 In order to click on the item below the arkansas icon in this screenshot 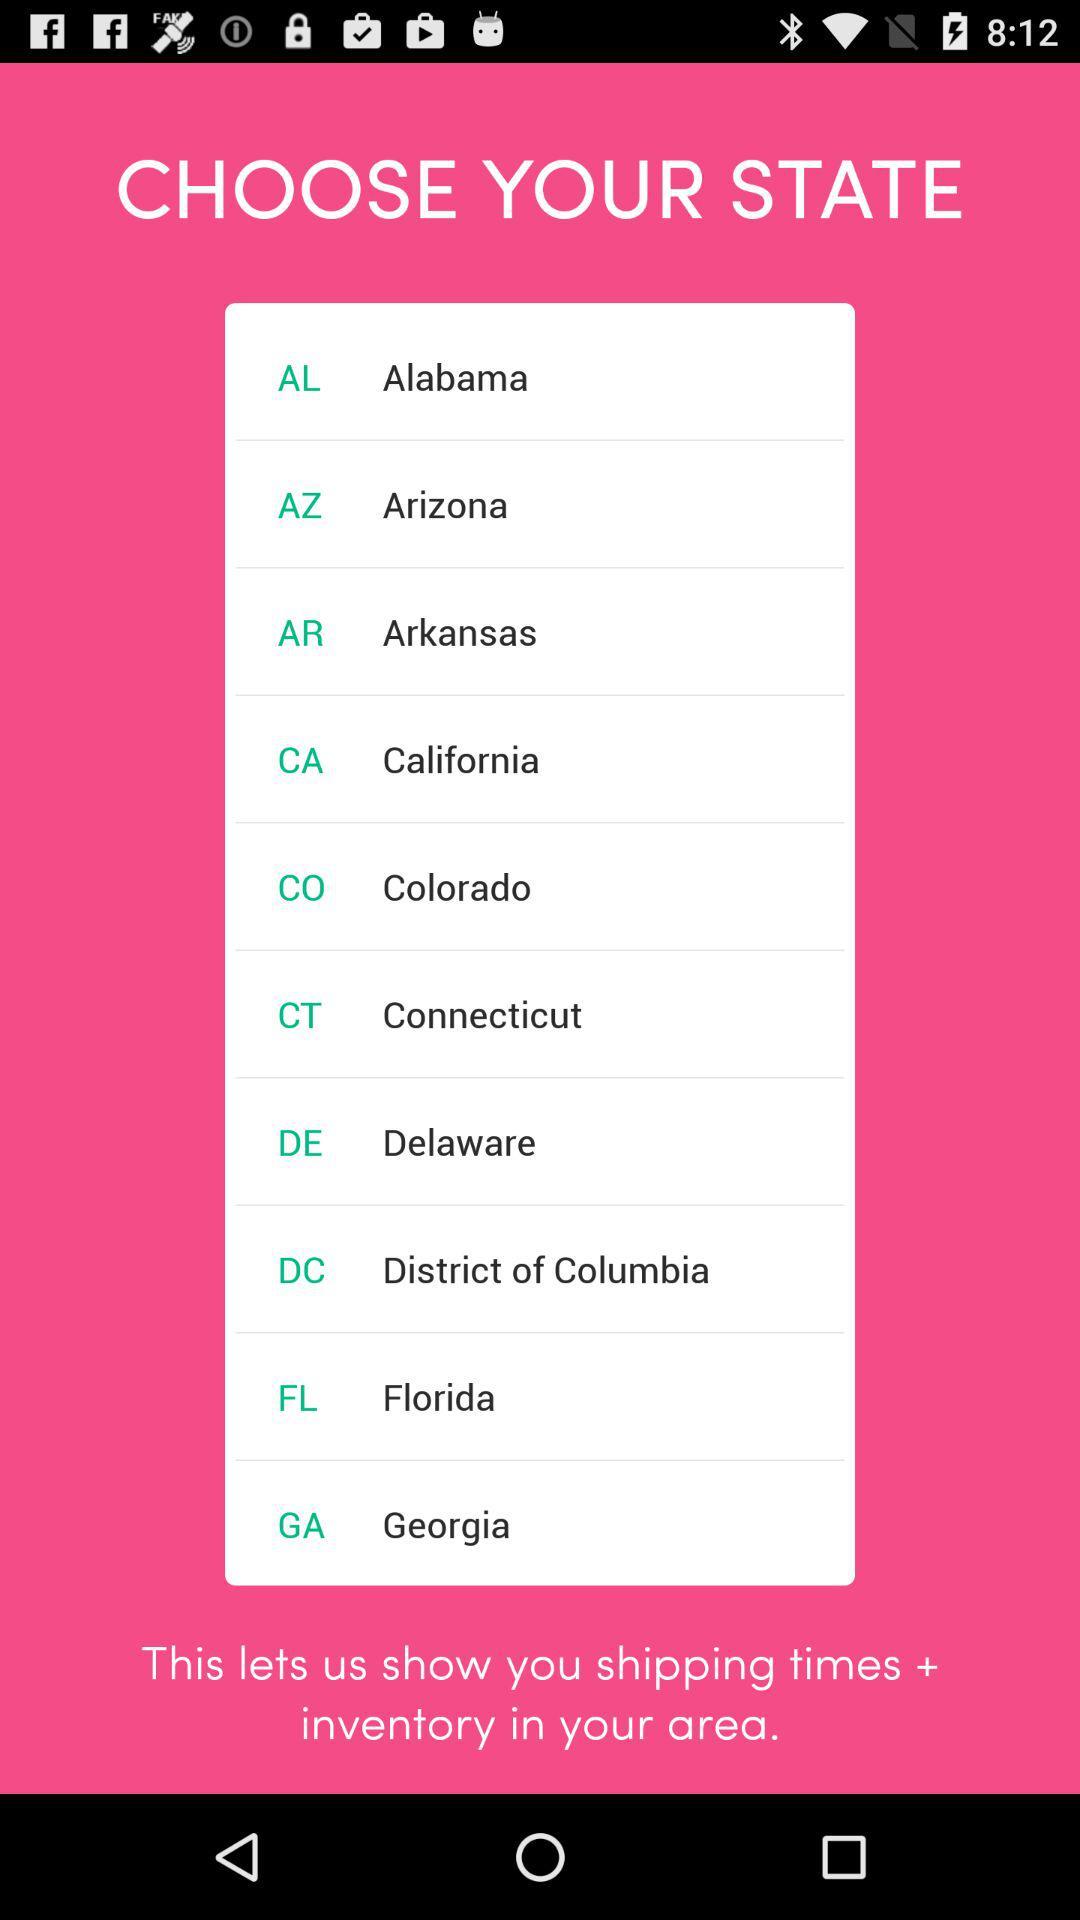, I will do `click(461, 757)`.